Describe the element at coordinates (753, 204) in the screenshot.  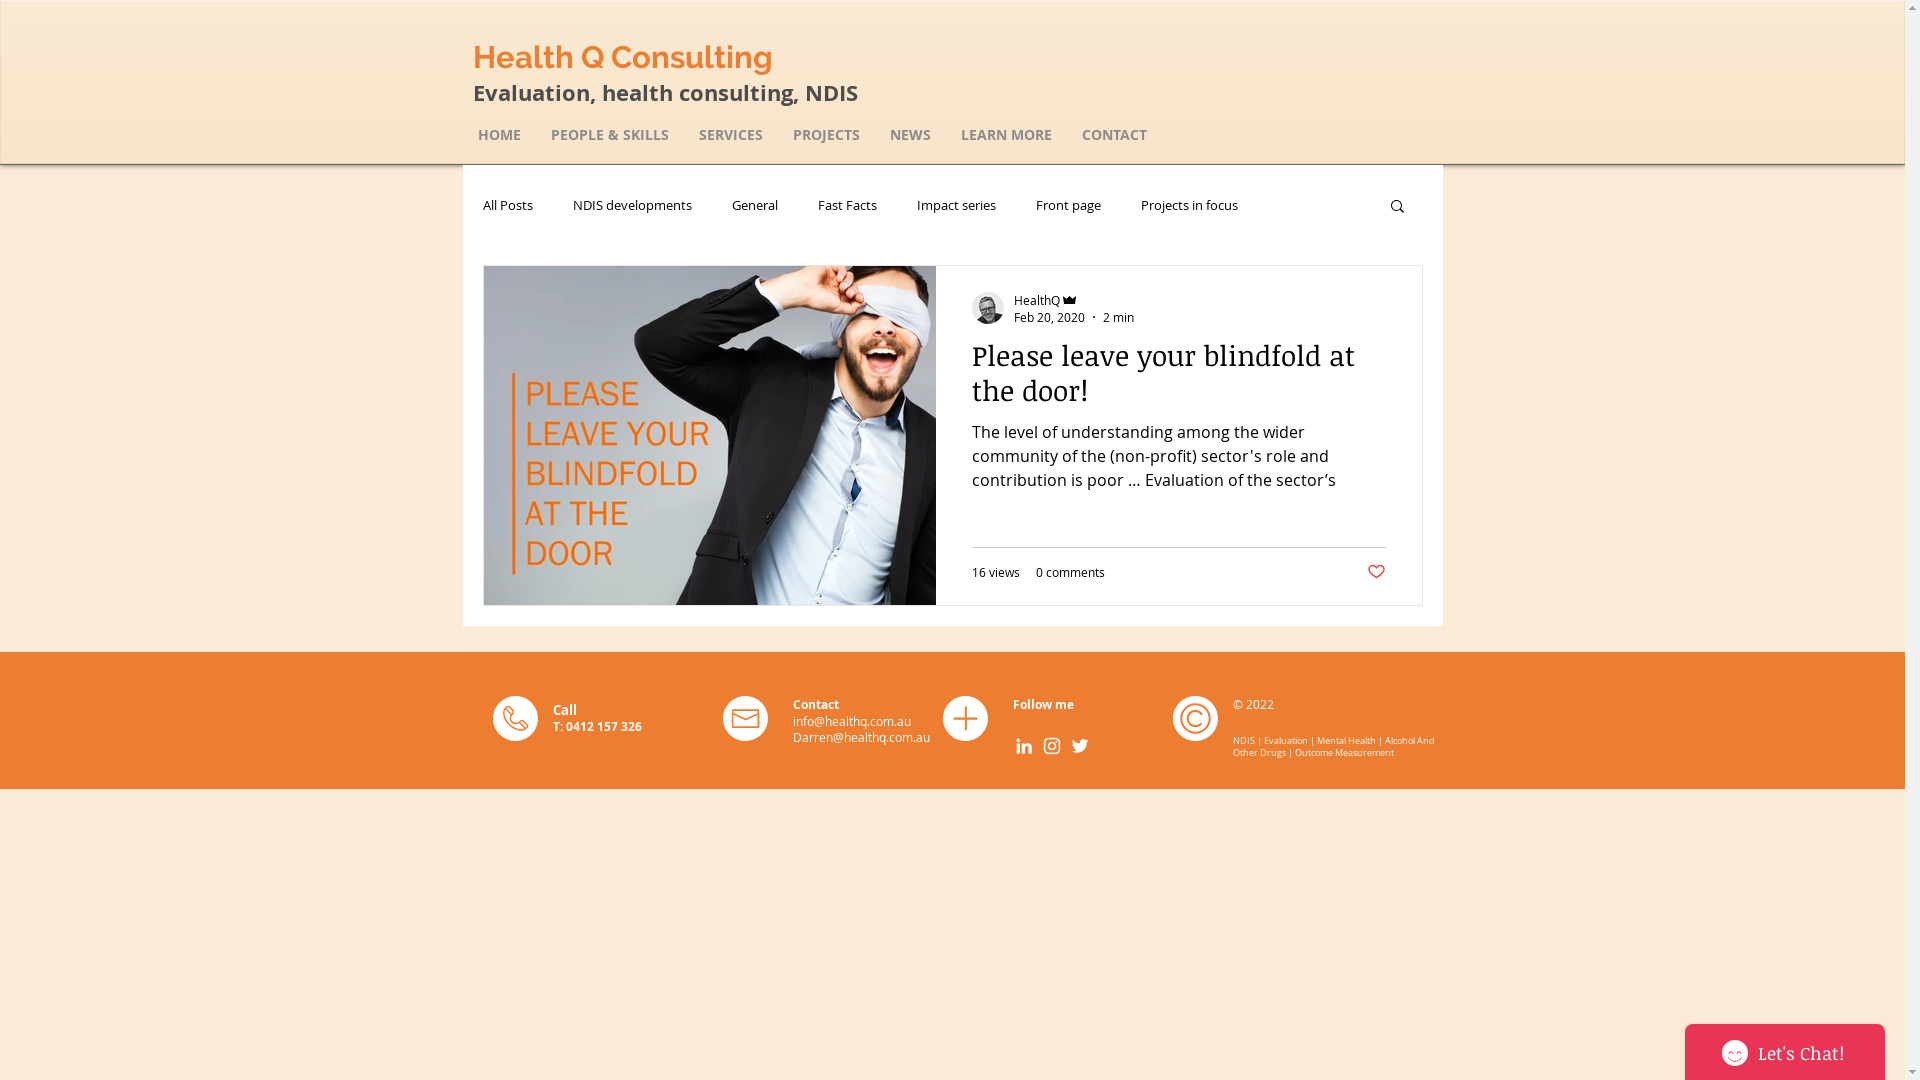
I see `'General'` at that location.